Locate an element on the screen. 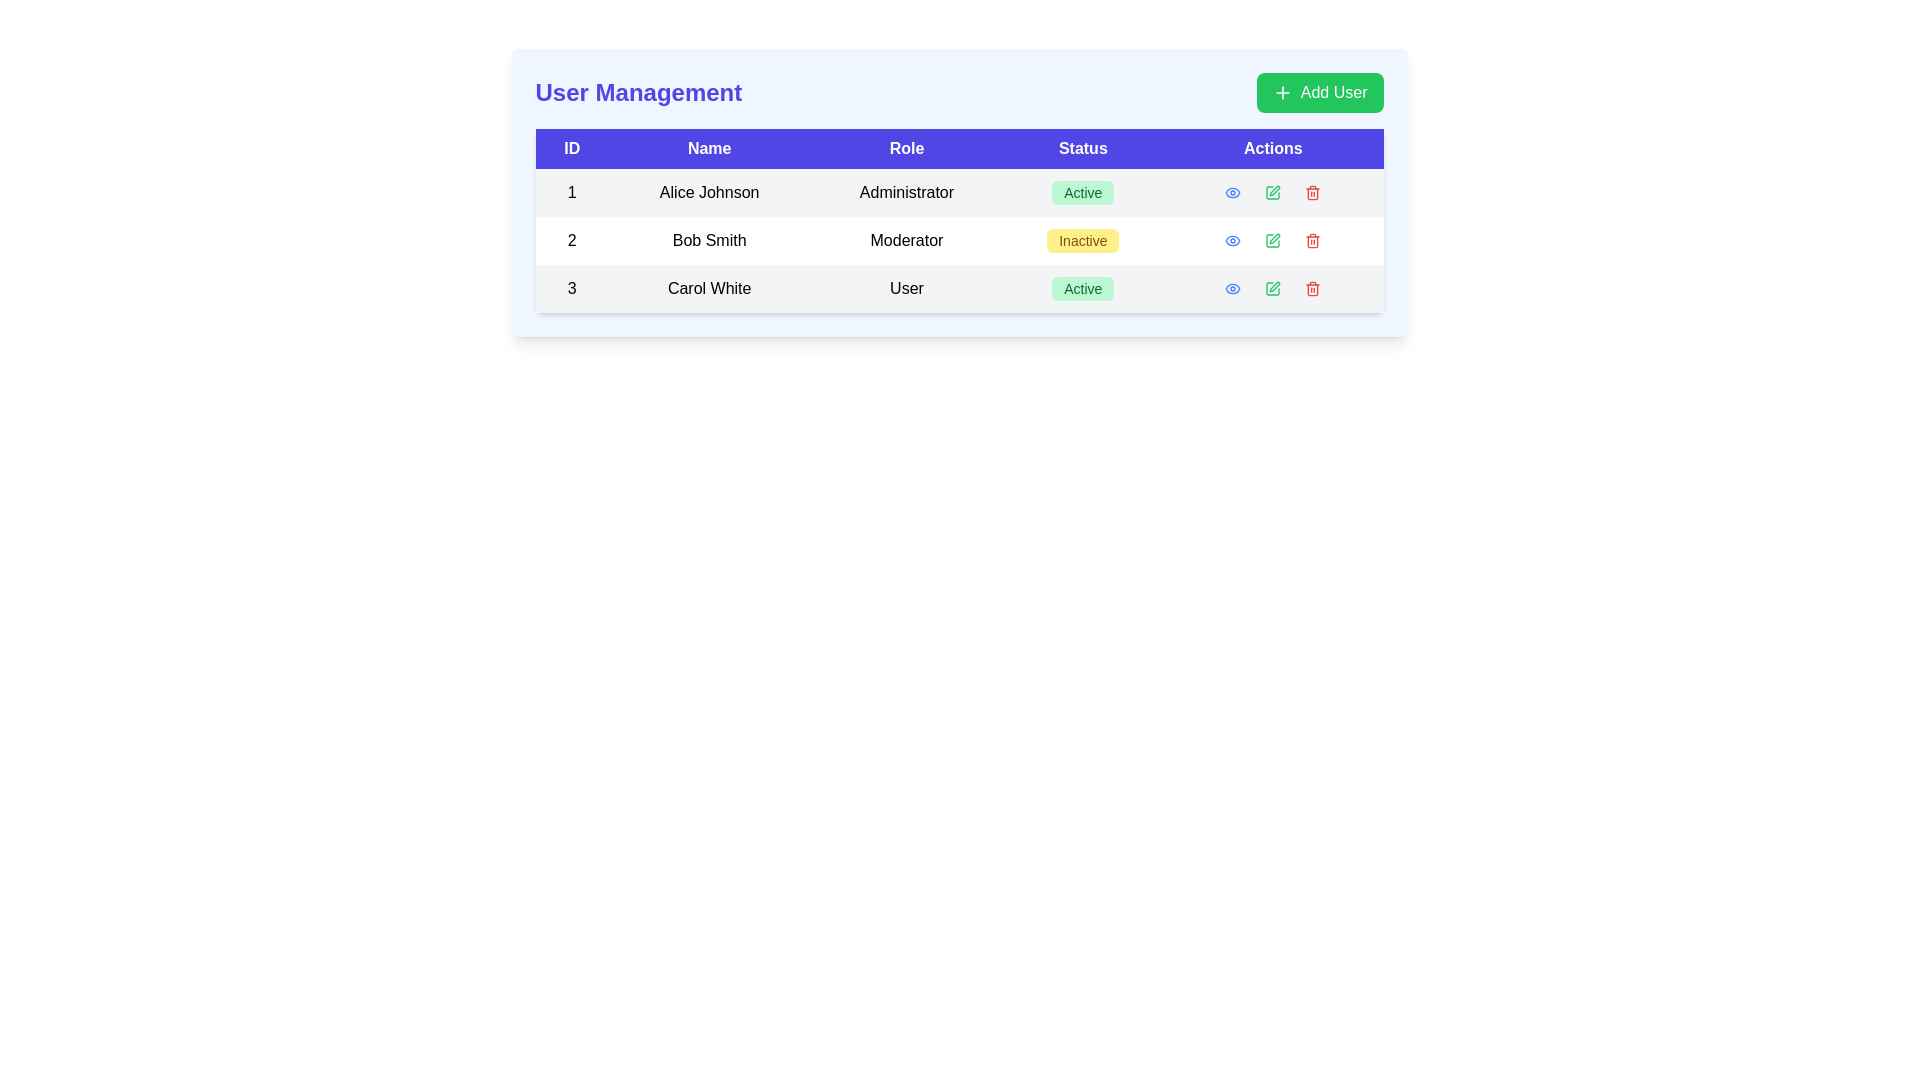  the 'Status' text label, which is a bold font label centered in a blue rectangular section, positioned as the fourth header in a table alongside 'ID', 'Name', 'Role', and 'Actions' is located at coordinates (1082, 148).